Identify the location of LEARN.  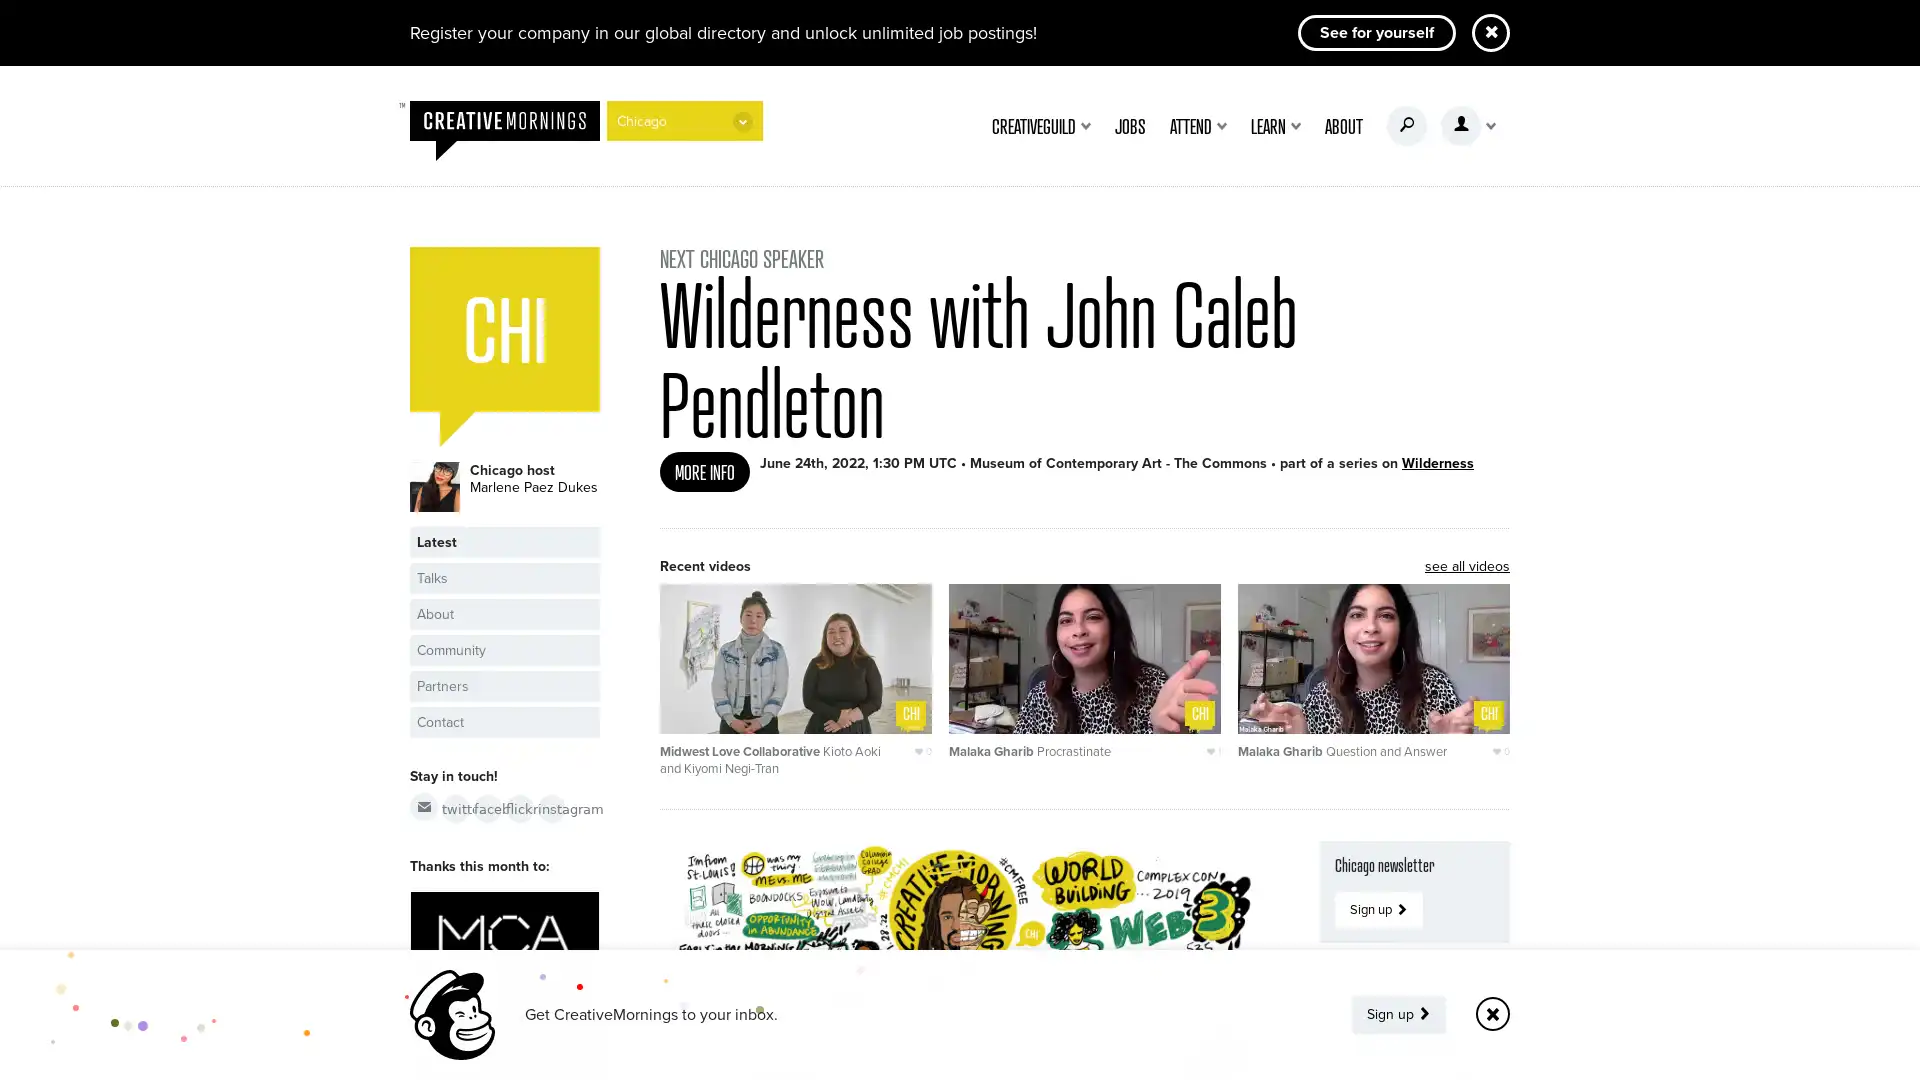
(1275, 126).